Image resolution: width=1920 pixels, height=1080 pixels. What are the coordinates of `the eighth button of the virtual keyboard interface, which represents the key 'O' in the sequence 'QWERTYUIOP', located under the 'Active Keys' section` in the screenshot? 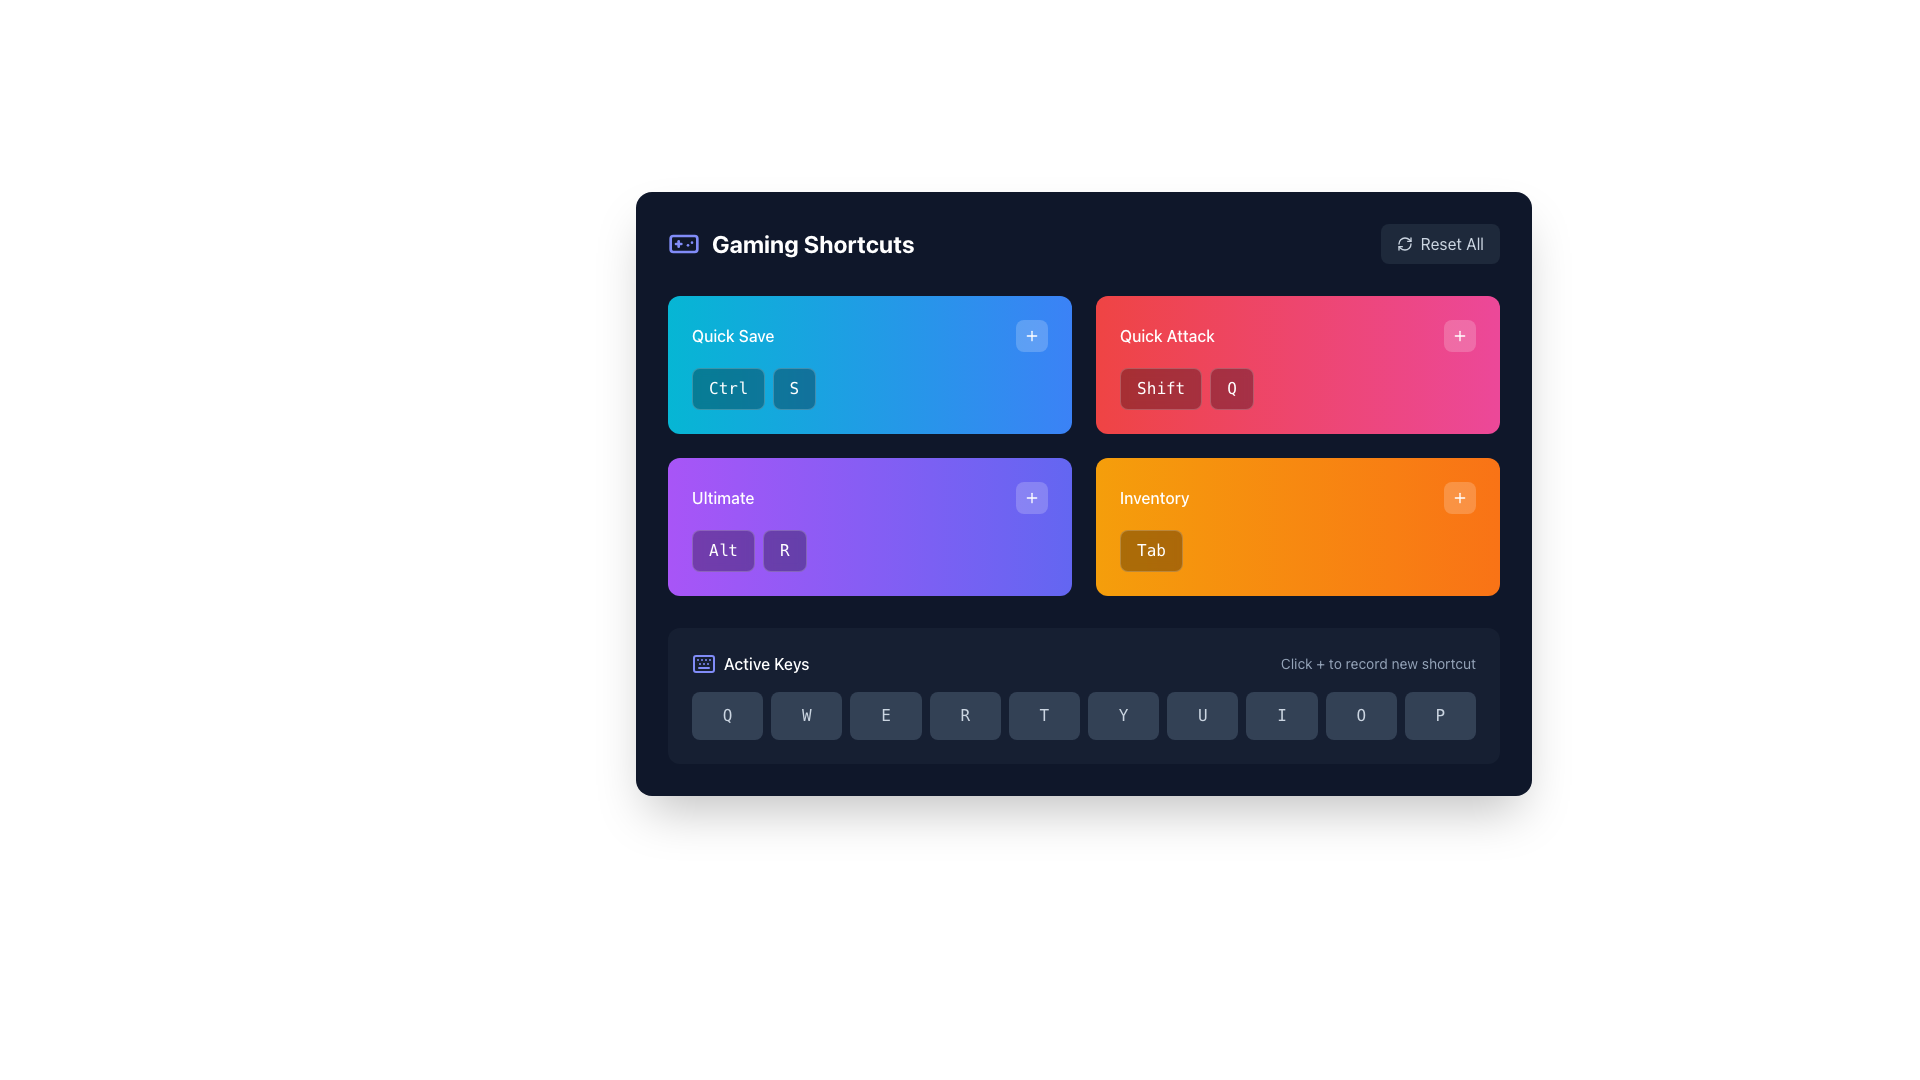 It's located at (1201, 715).